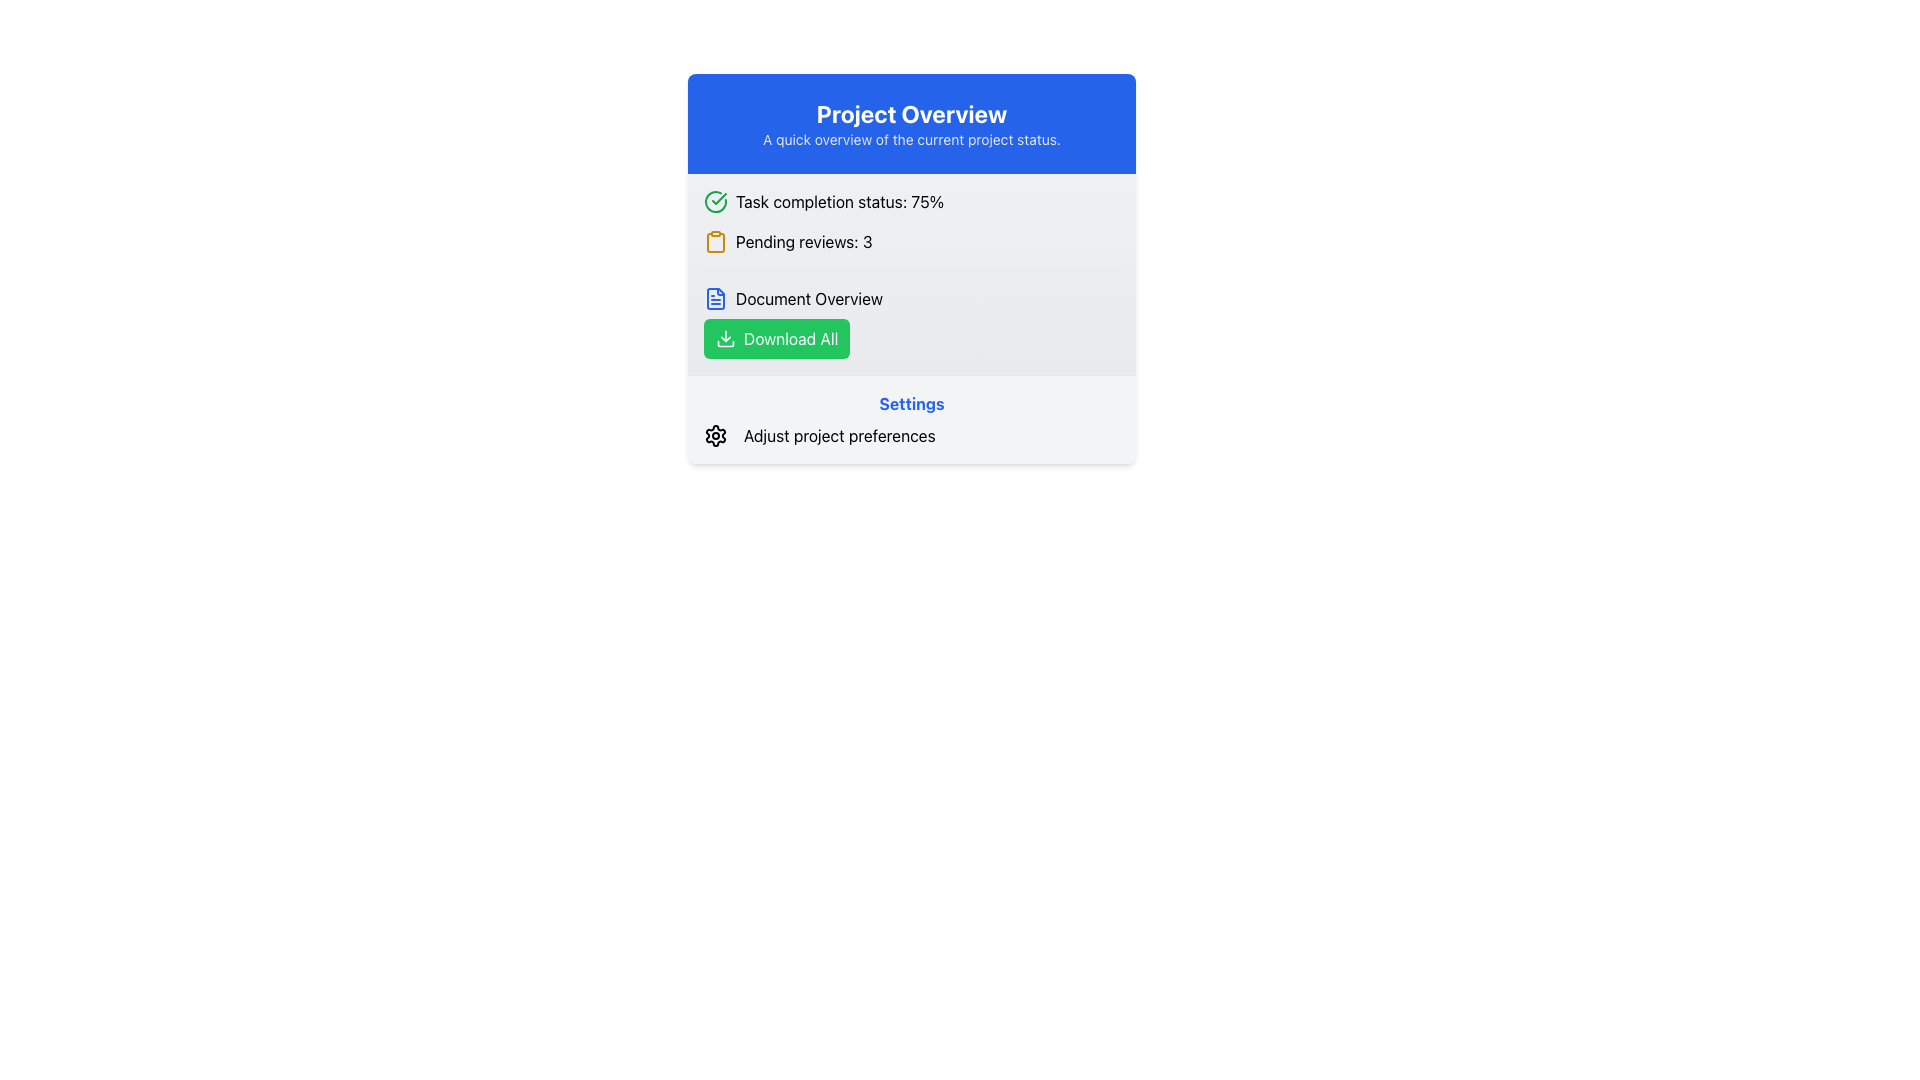  I want to click on the green 'Download All' button which contains a downward arrow SVG icon on its left side, so click(724, 338).